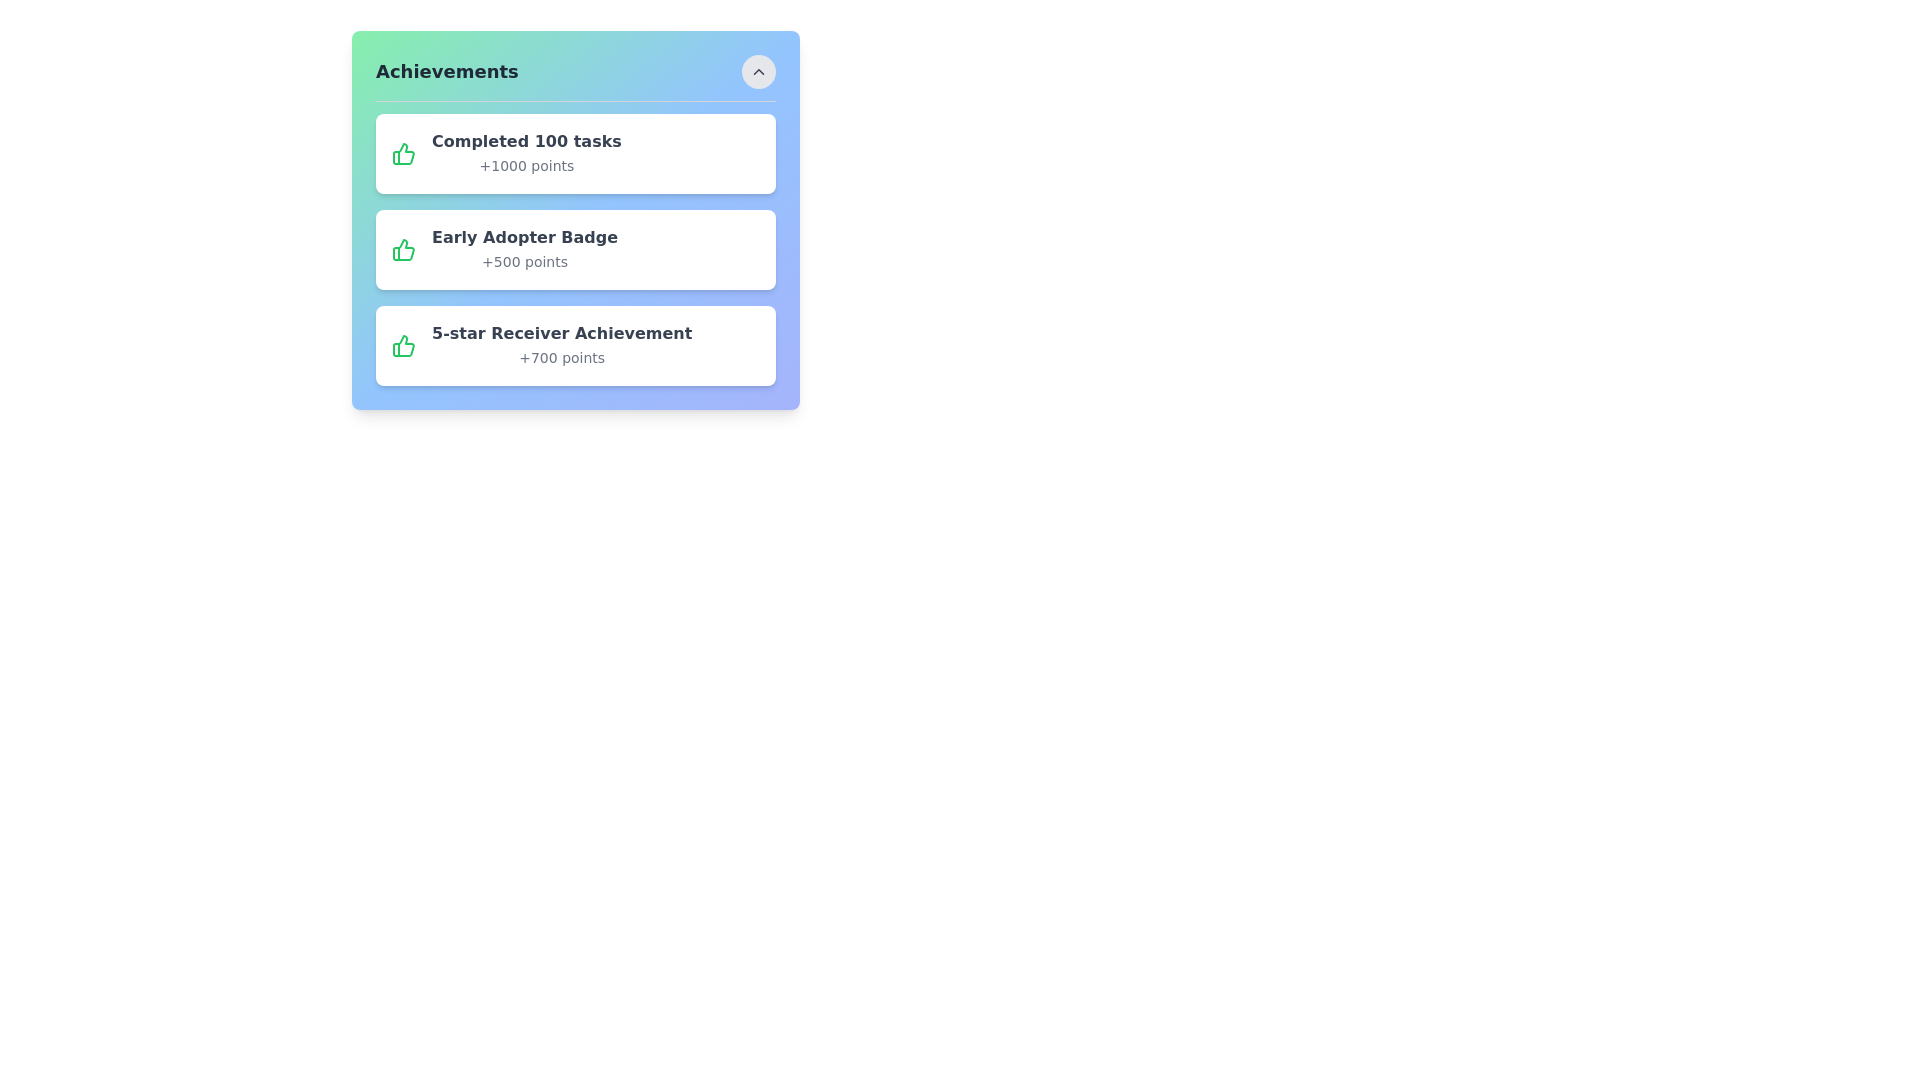 This screenshot has width=1920, height=1080. What do you see at coordinates (575, 220) in the screenshot?
I see `the 'Early Adopter Badge' card within the Information card, which has a gradated blue-green background and is the second card under 'Achievements'` at bounding box center [575, 220].